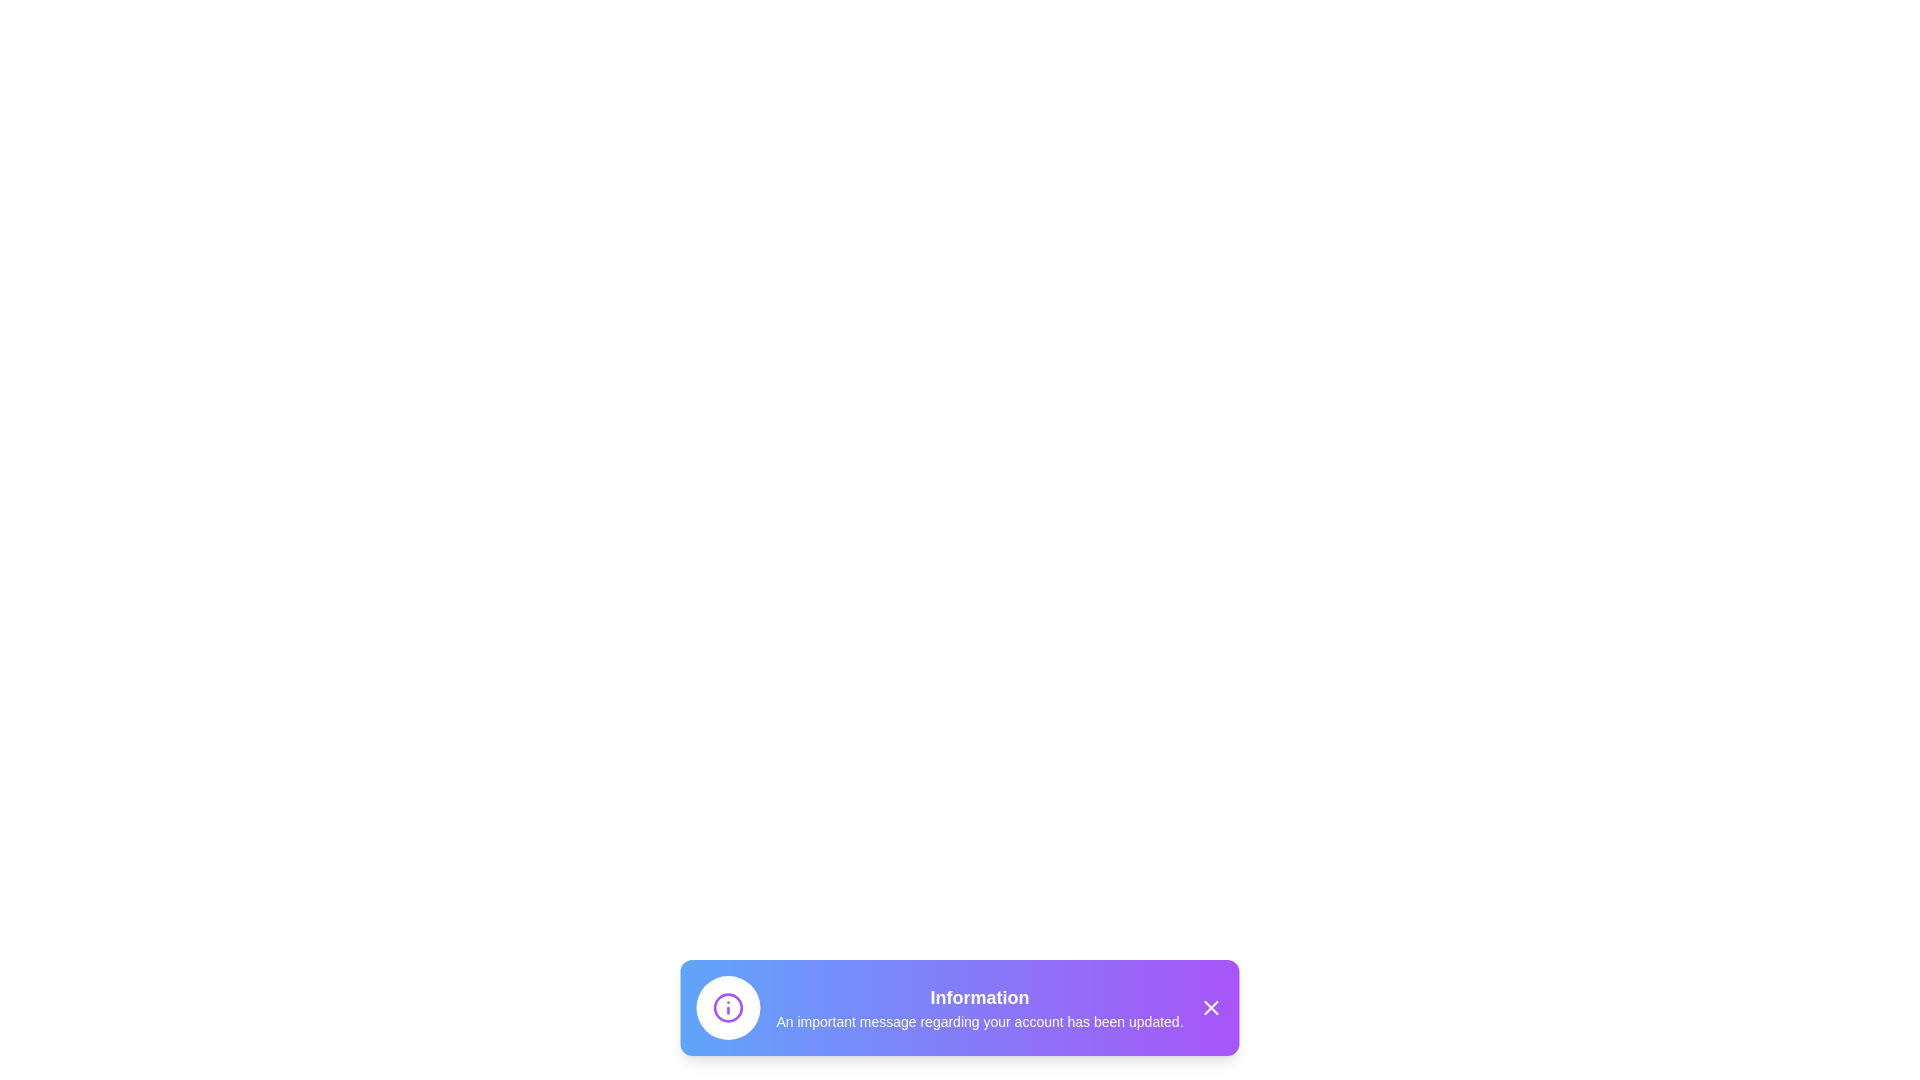 This screenshot has height=1080, width=1920. Describe the element at coordinates (1210, 1007) in the screenshot. I see `the close button to dismiss the alert` at that location.